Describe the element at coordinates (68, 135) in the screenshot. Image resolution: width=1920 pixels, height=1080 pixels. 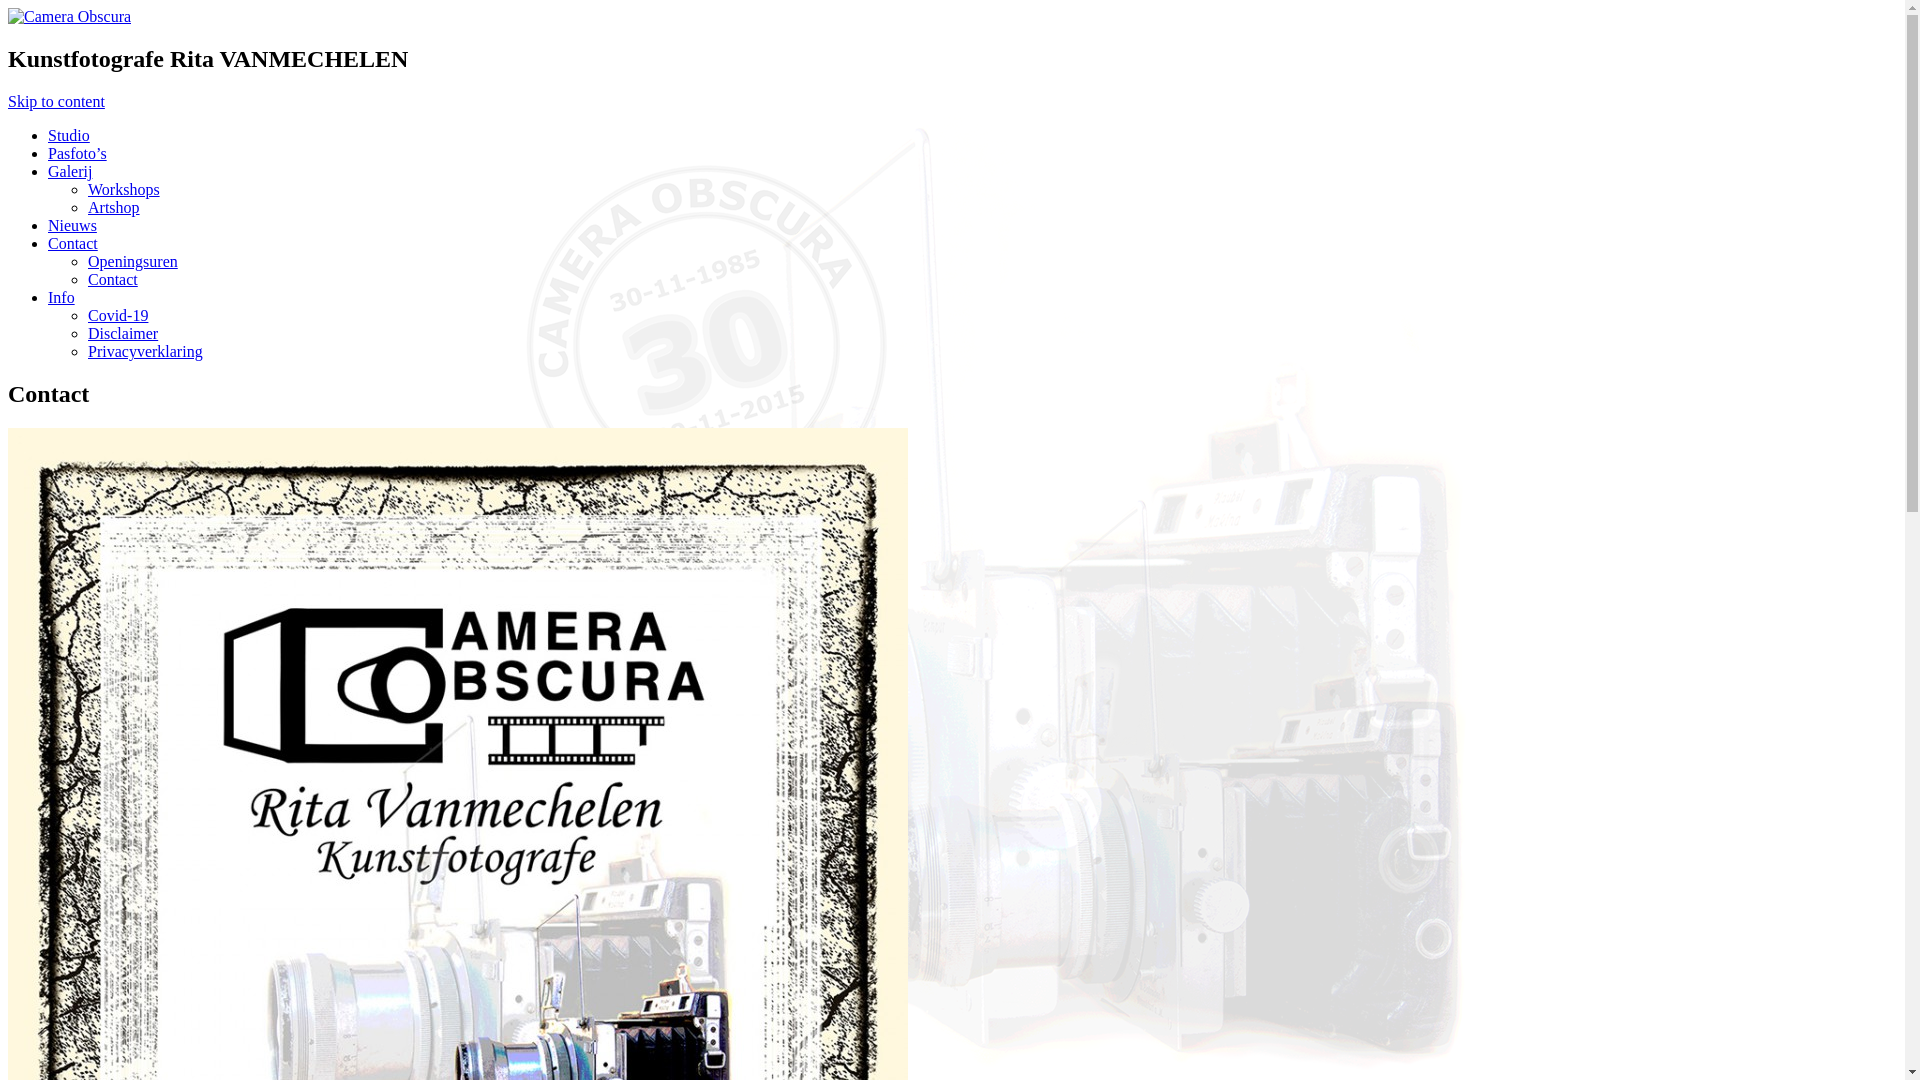
I see `'Studio'` at that location.